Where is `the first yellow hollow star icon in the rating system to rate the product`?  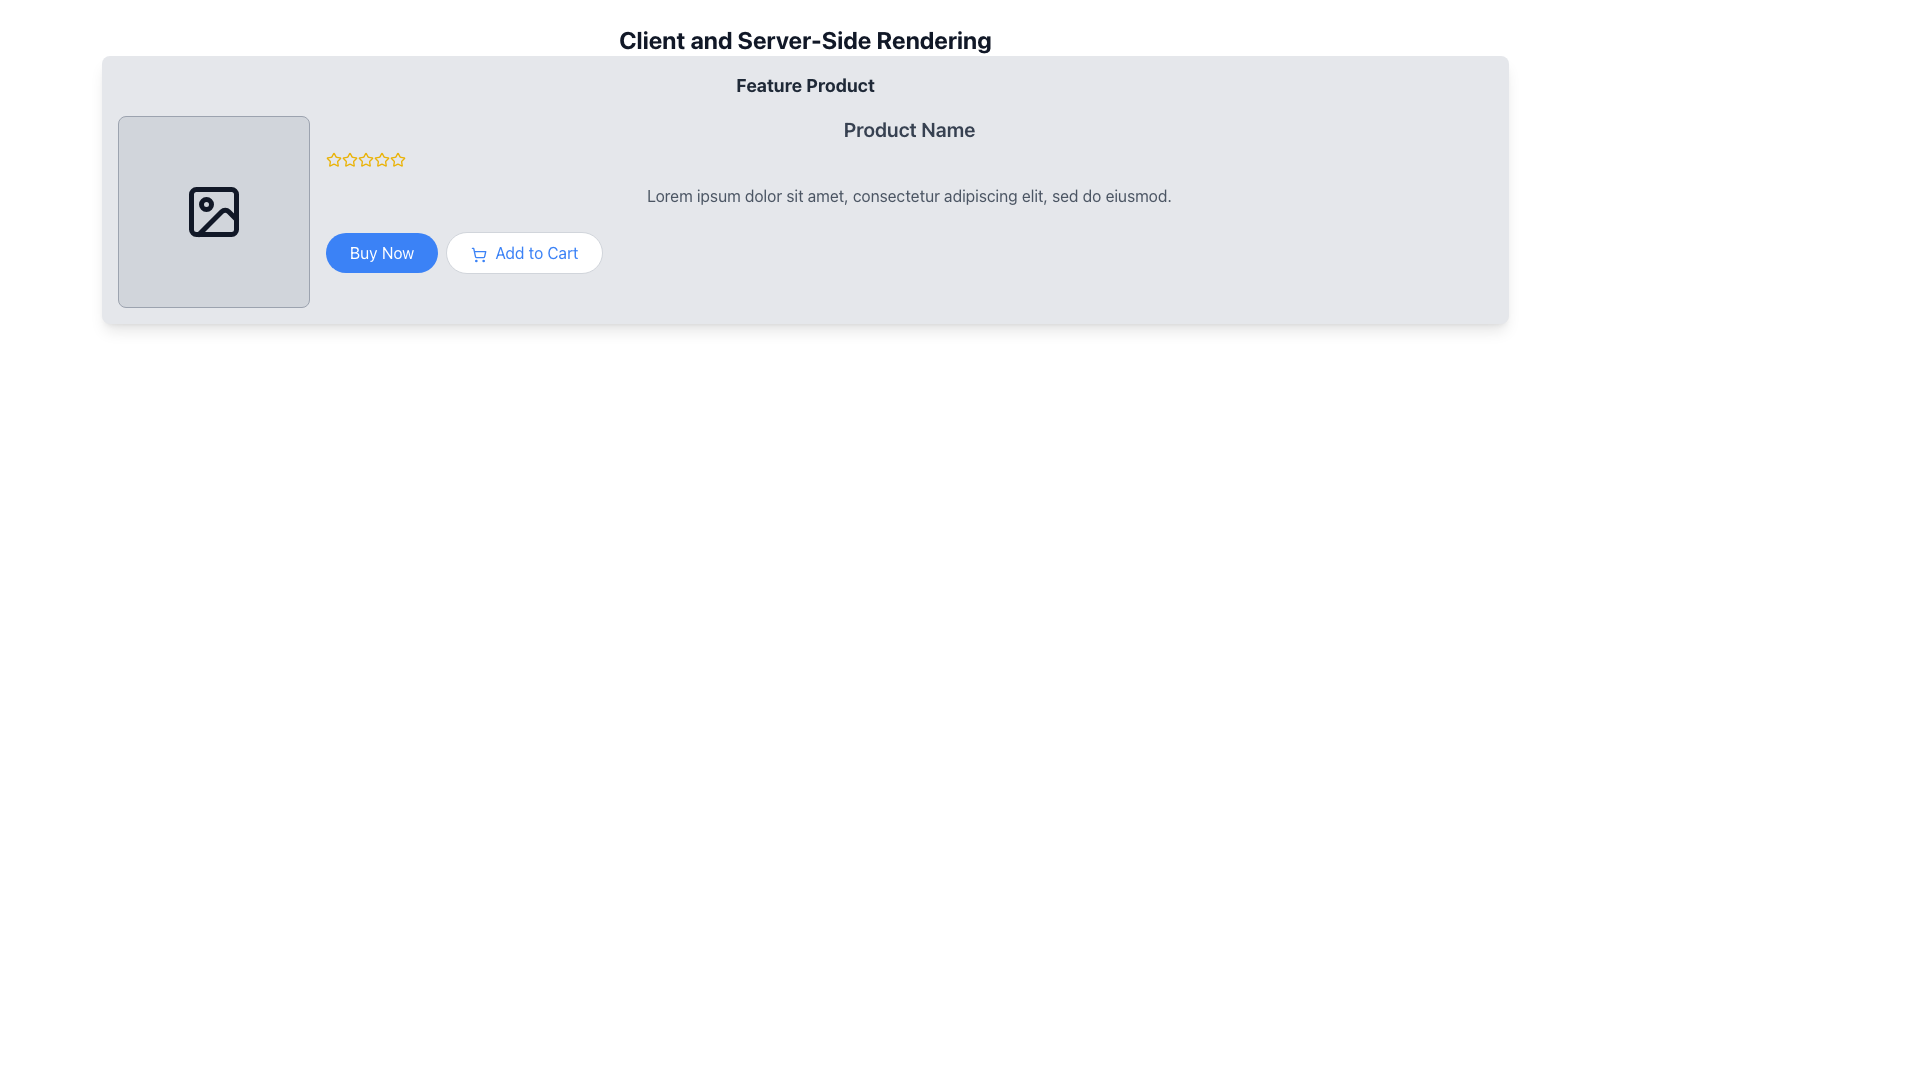
the first yellow hollow star icon in the rating system to rate the product is located at coordinates (334, 158).